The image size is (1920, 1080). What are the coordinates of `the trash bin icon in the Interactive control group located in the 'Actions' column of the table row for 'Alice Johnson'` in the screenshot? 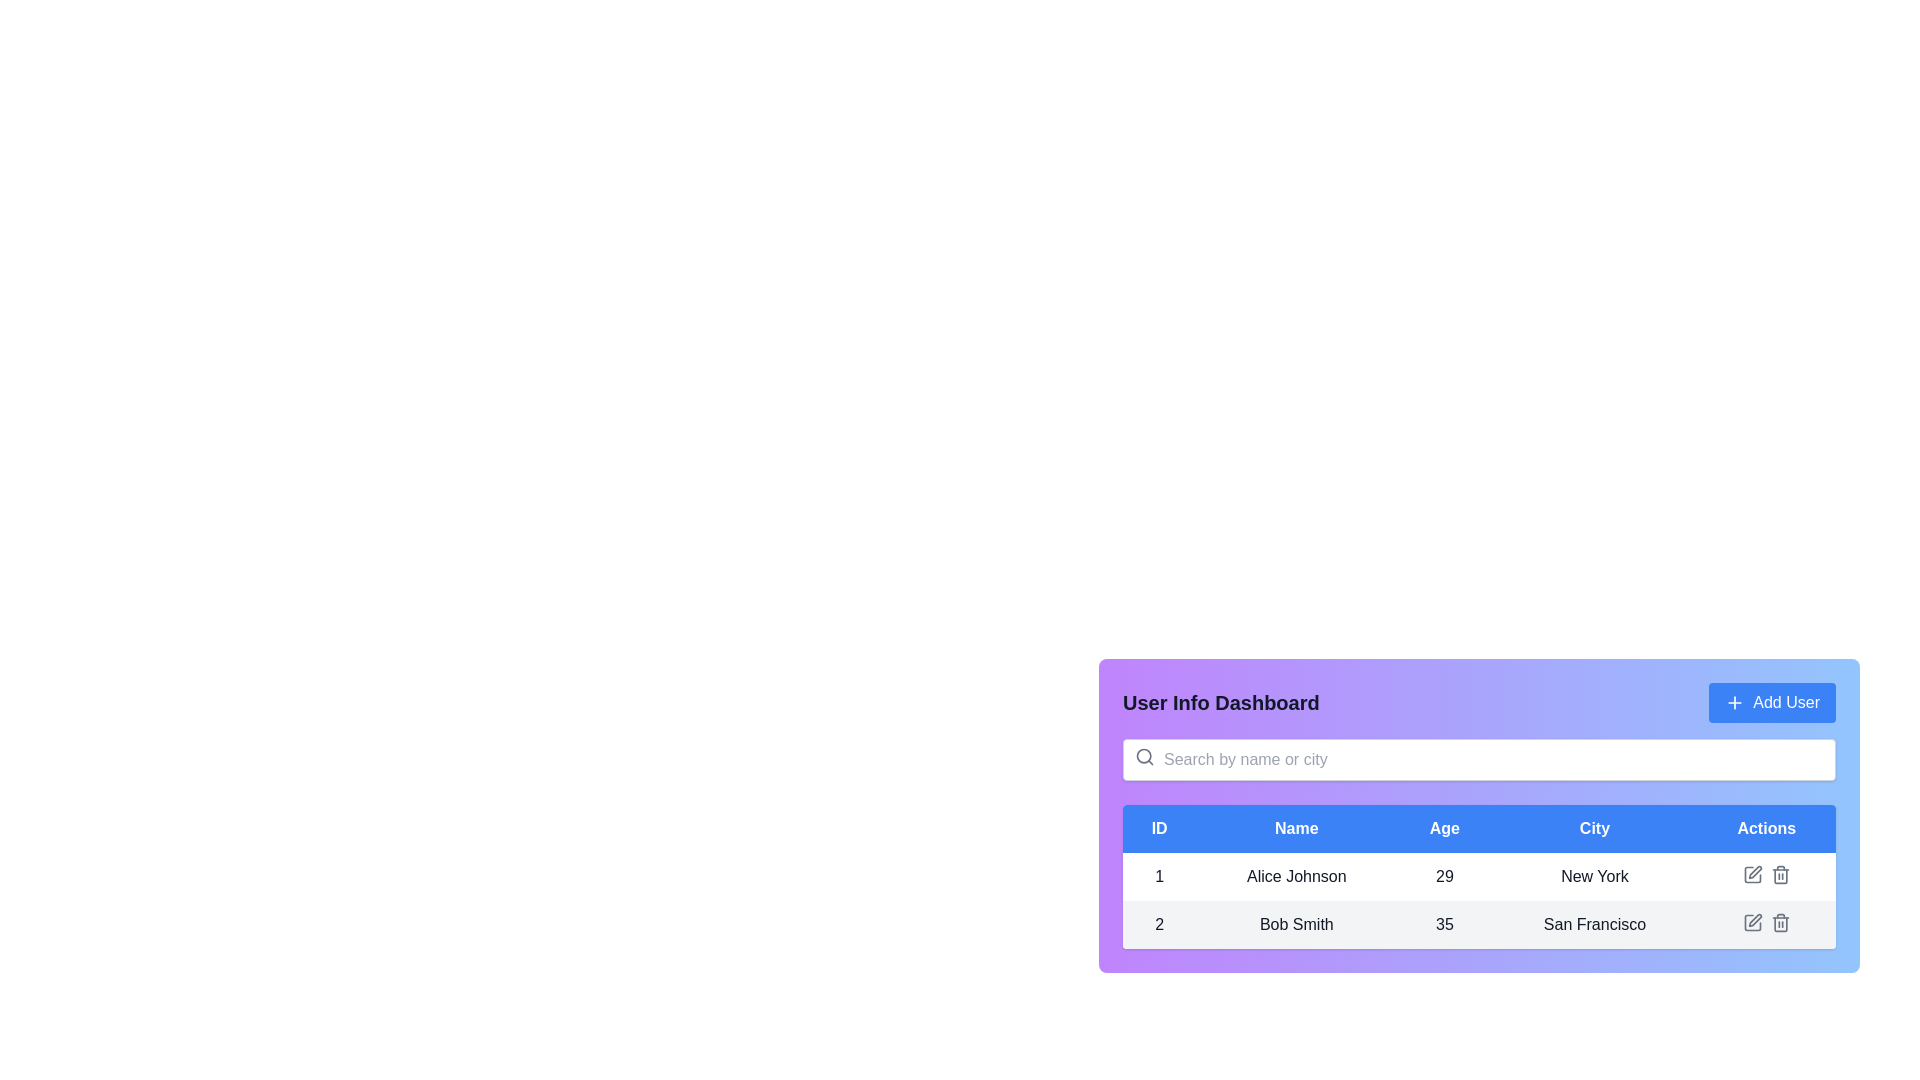 It's located at (1766, 874).